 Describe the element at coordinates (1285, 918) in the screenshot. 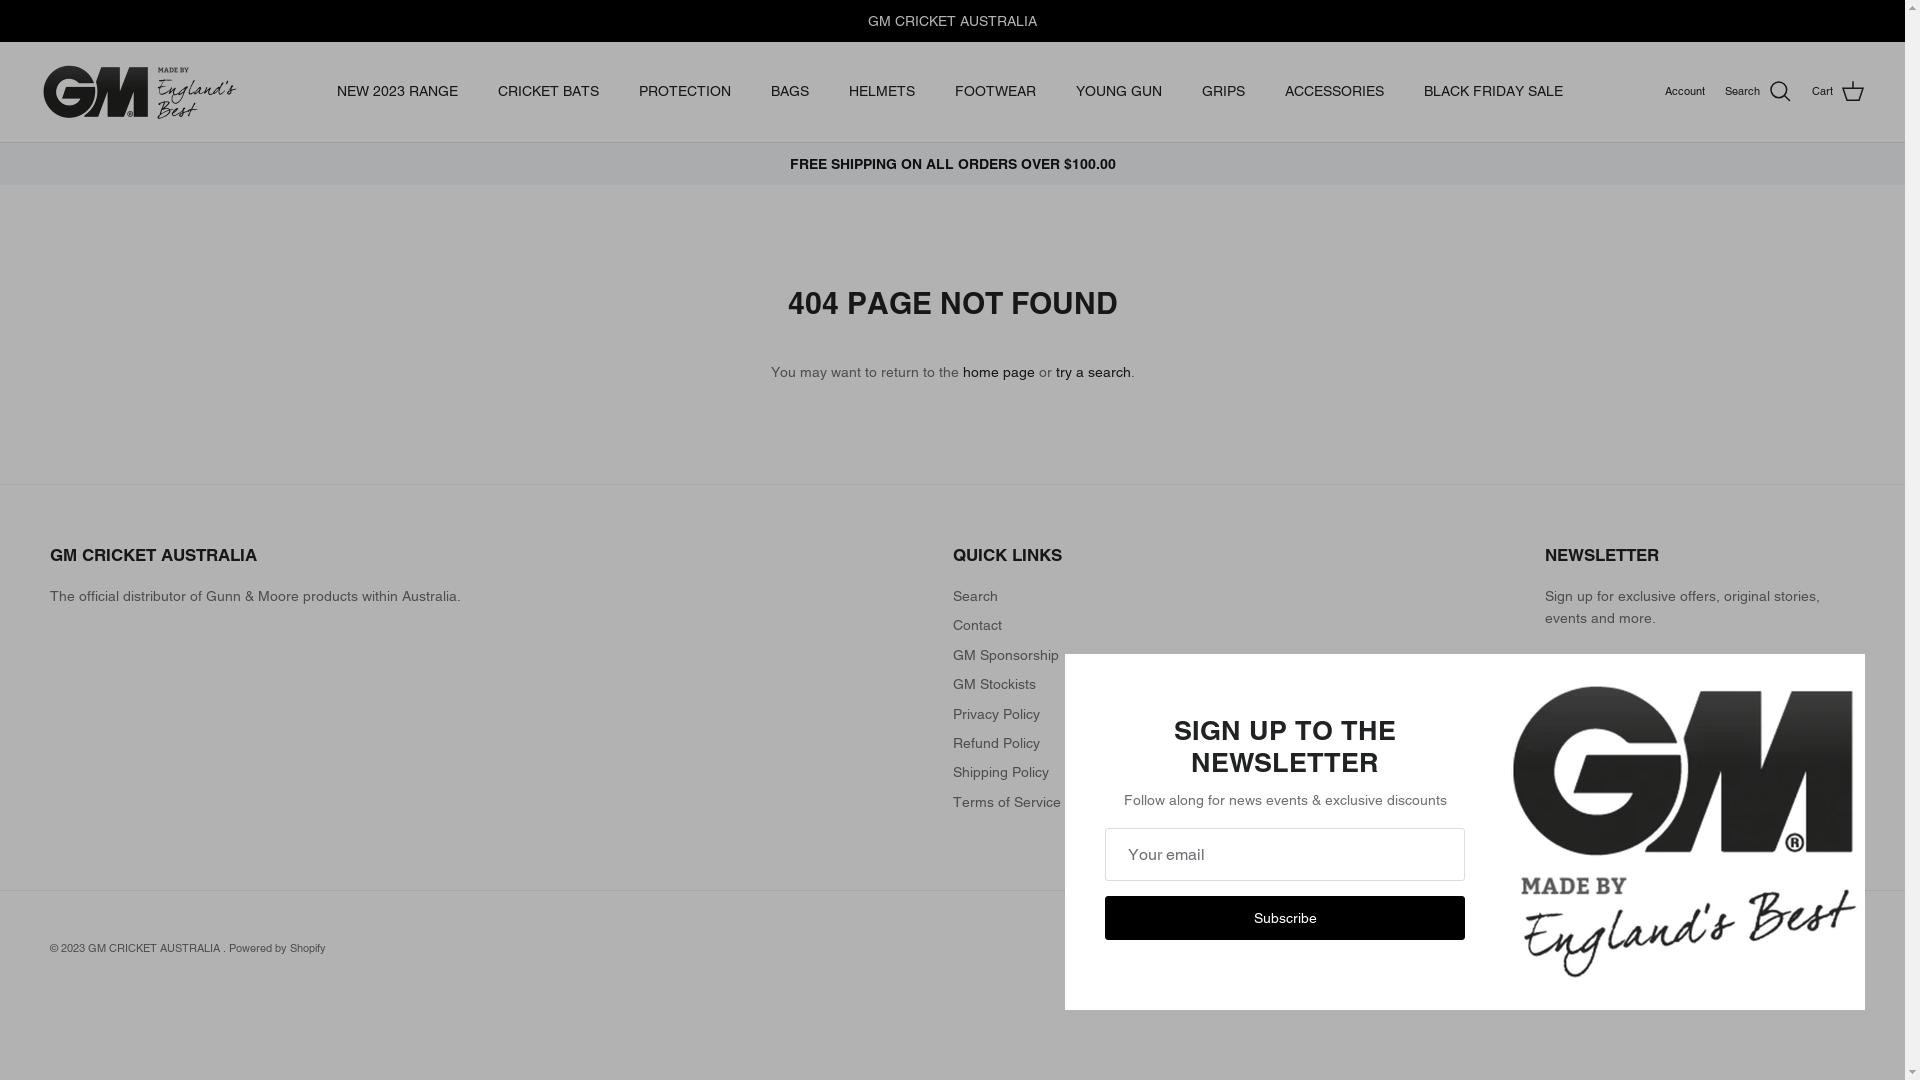

I see `'Subscribe'` at that location.